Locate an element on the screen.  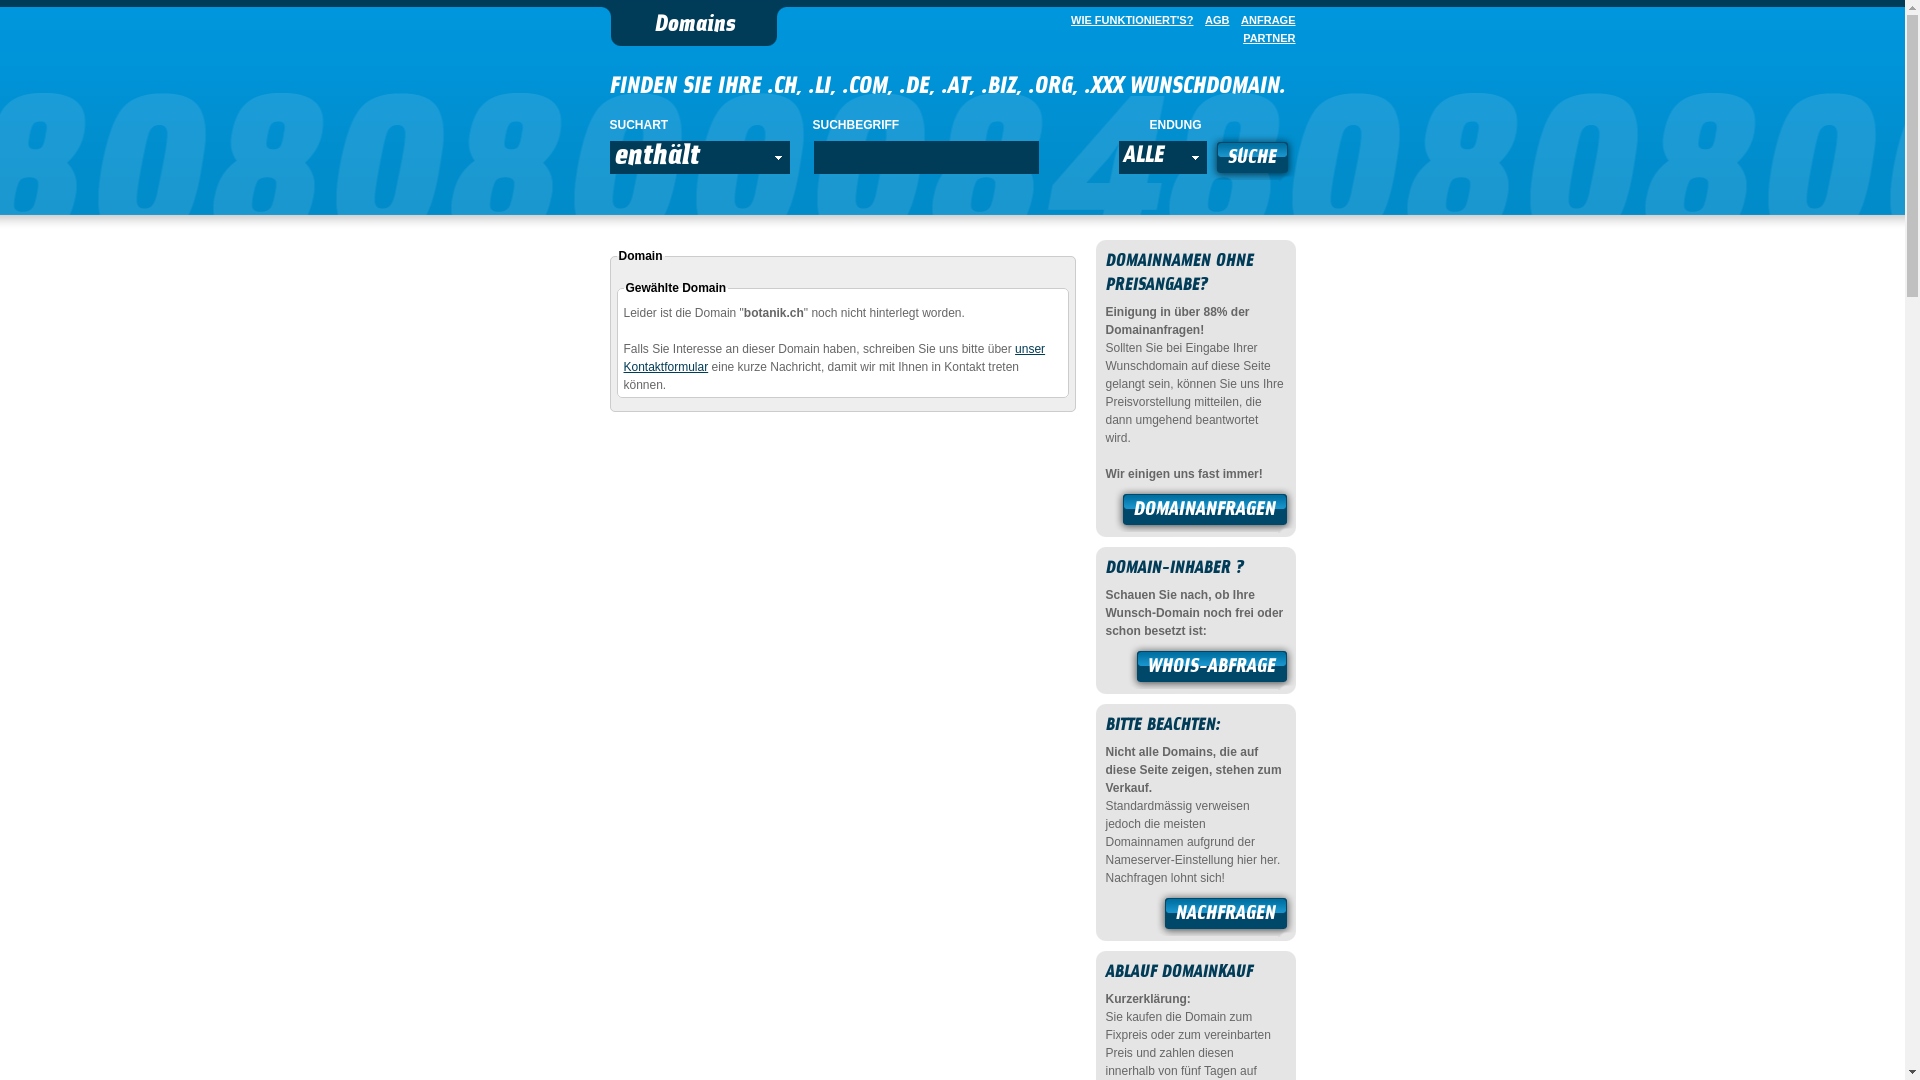
'NACHFRAGEN' is located at coordinates (1224, 915).